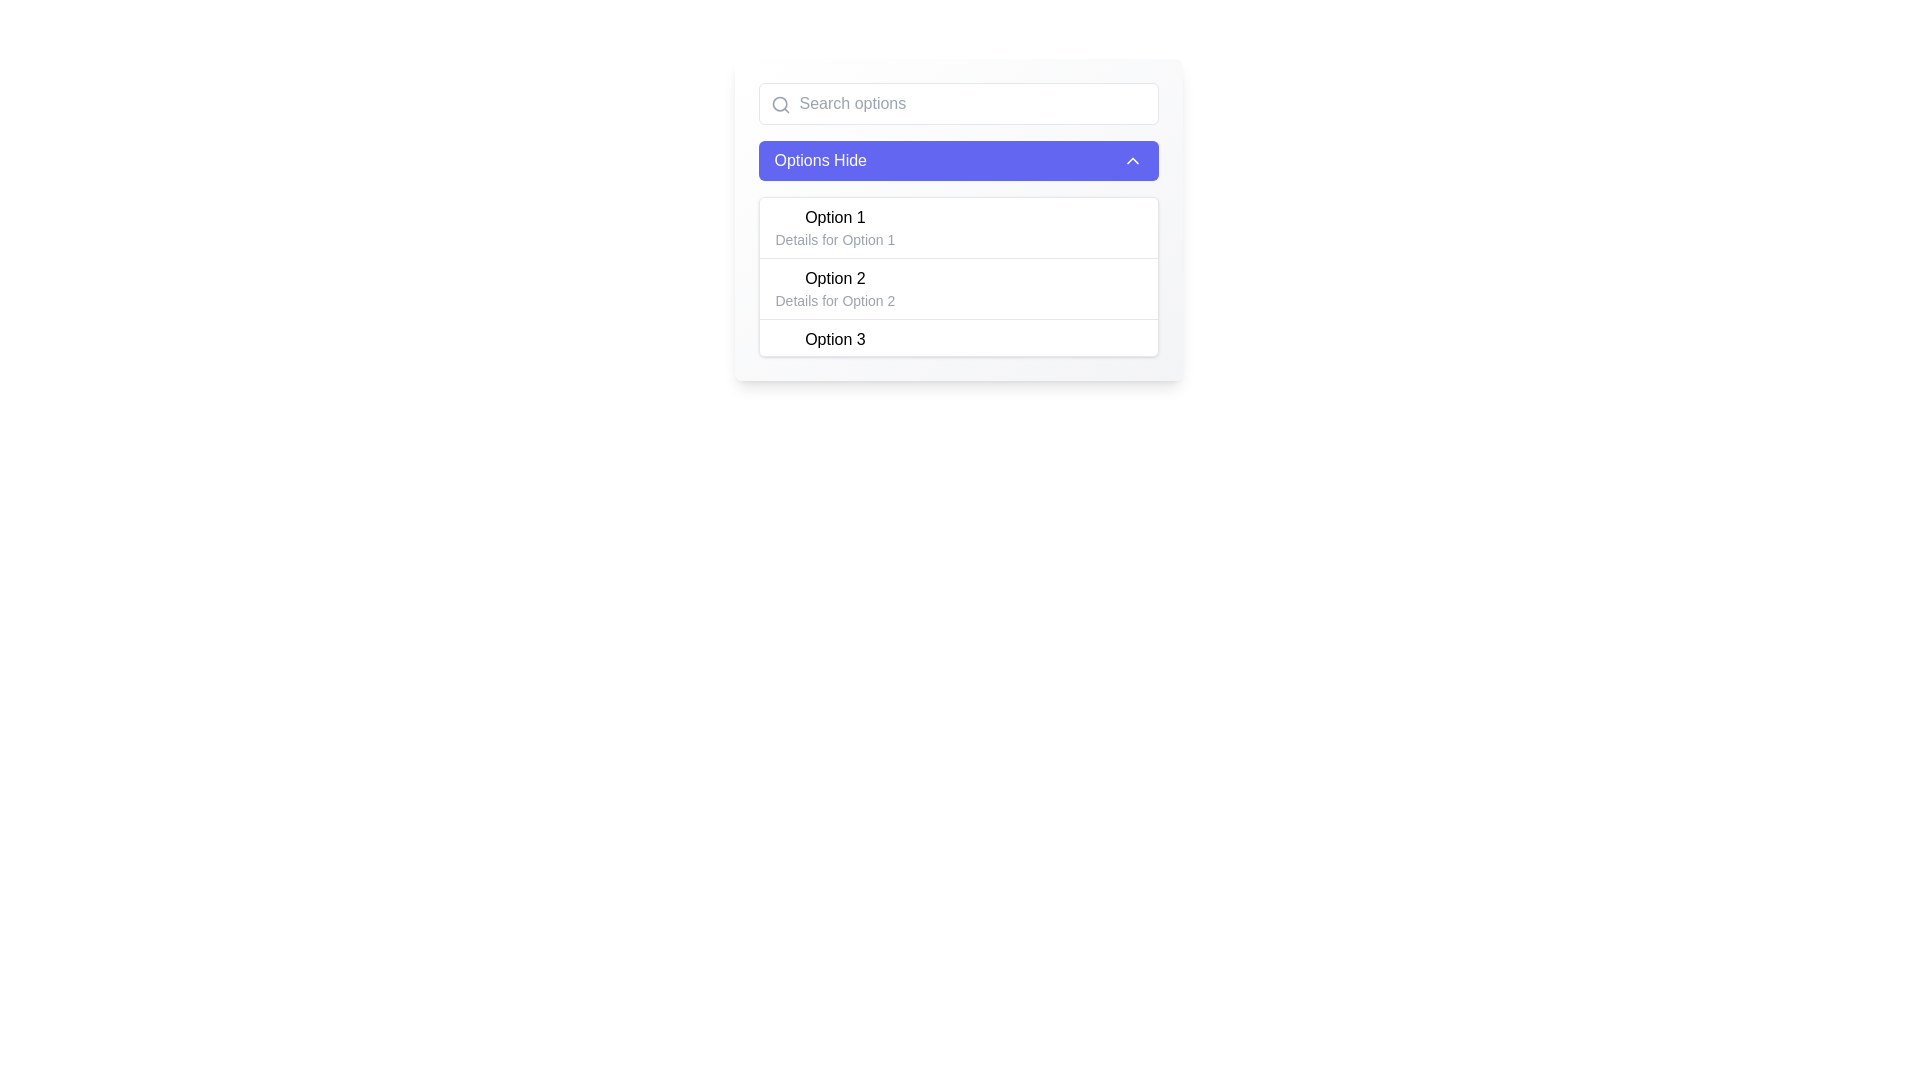 The image size is (1920, 1080). I want to click on the first option in the dropdown menu titled 'Option 1', so click(957, 219).